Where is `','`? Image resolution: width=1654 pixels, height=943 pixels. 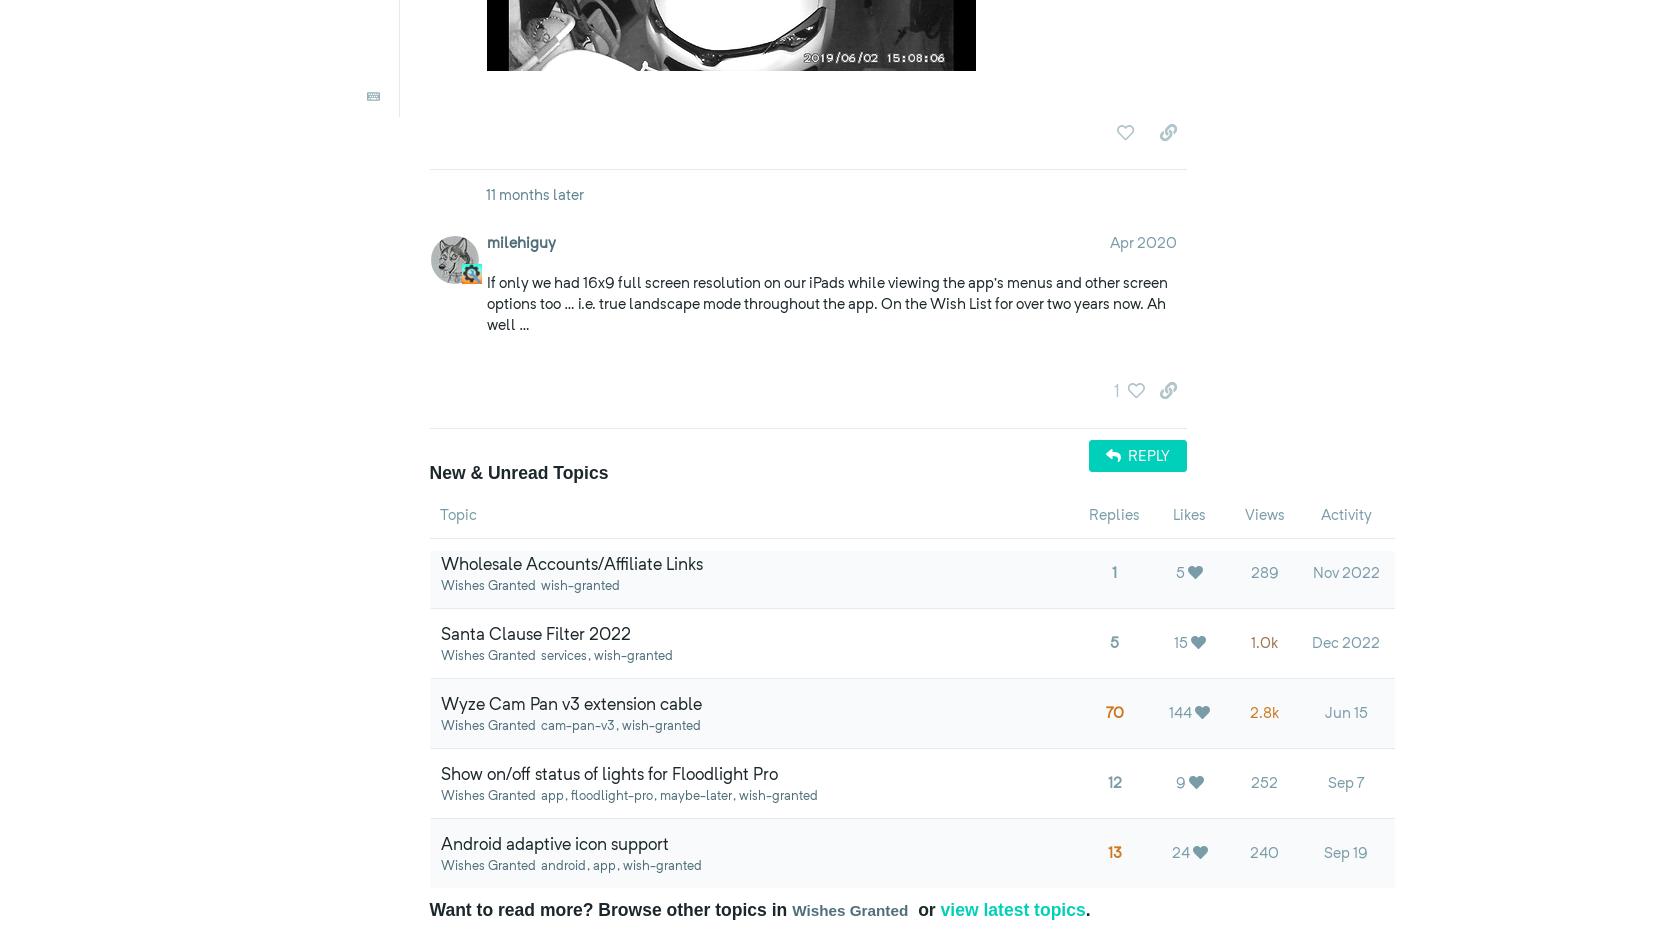
',' is located at coordinates (832, 73).